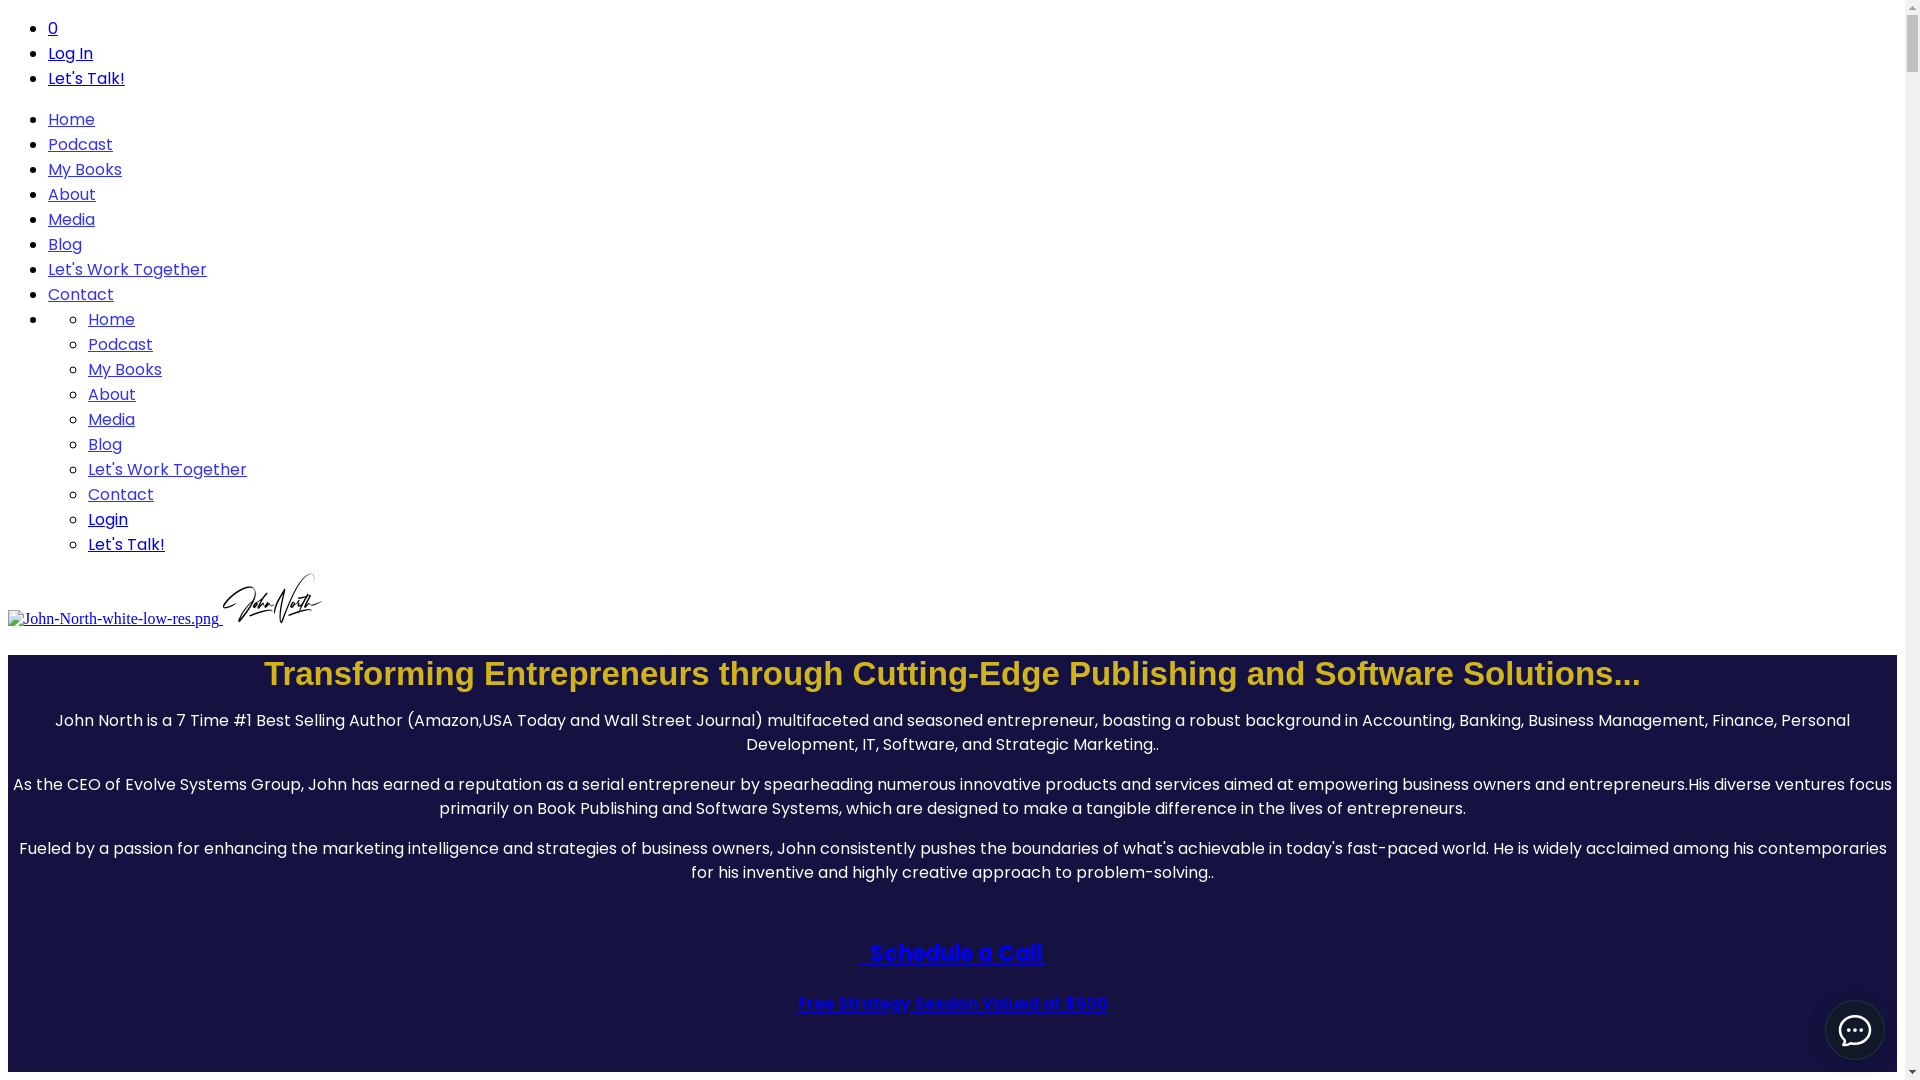  Describe the element at coordinates (110, 418) in the screenshot. I see `'Media'` at that location.